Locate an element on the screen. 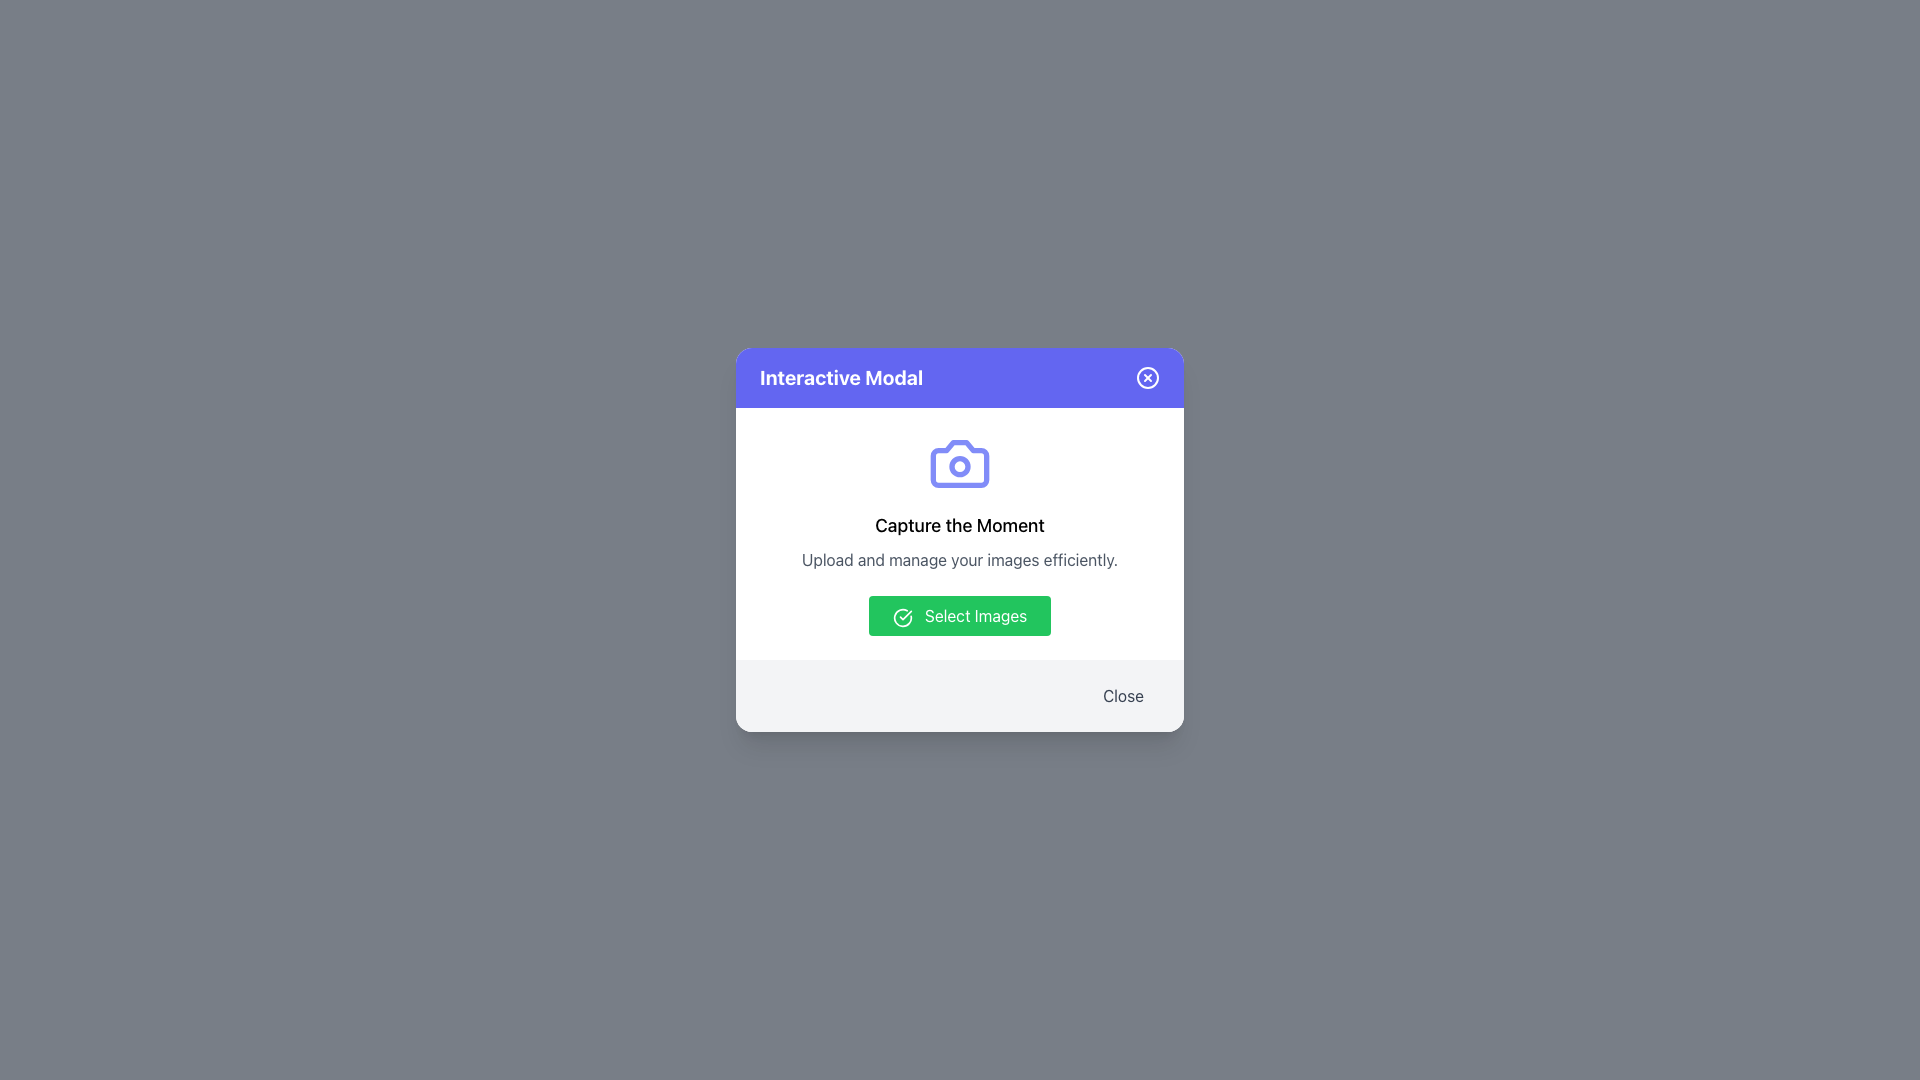  the static text label that provides a prompt for uploading and managing images, located above the 'Select Images' button is located at coordinates (960, 559).